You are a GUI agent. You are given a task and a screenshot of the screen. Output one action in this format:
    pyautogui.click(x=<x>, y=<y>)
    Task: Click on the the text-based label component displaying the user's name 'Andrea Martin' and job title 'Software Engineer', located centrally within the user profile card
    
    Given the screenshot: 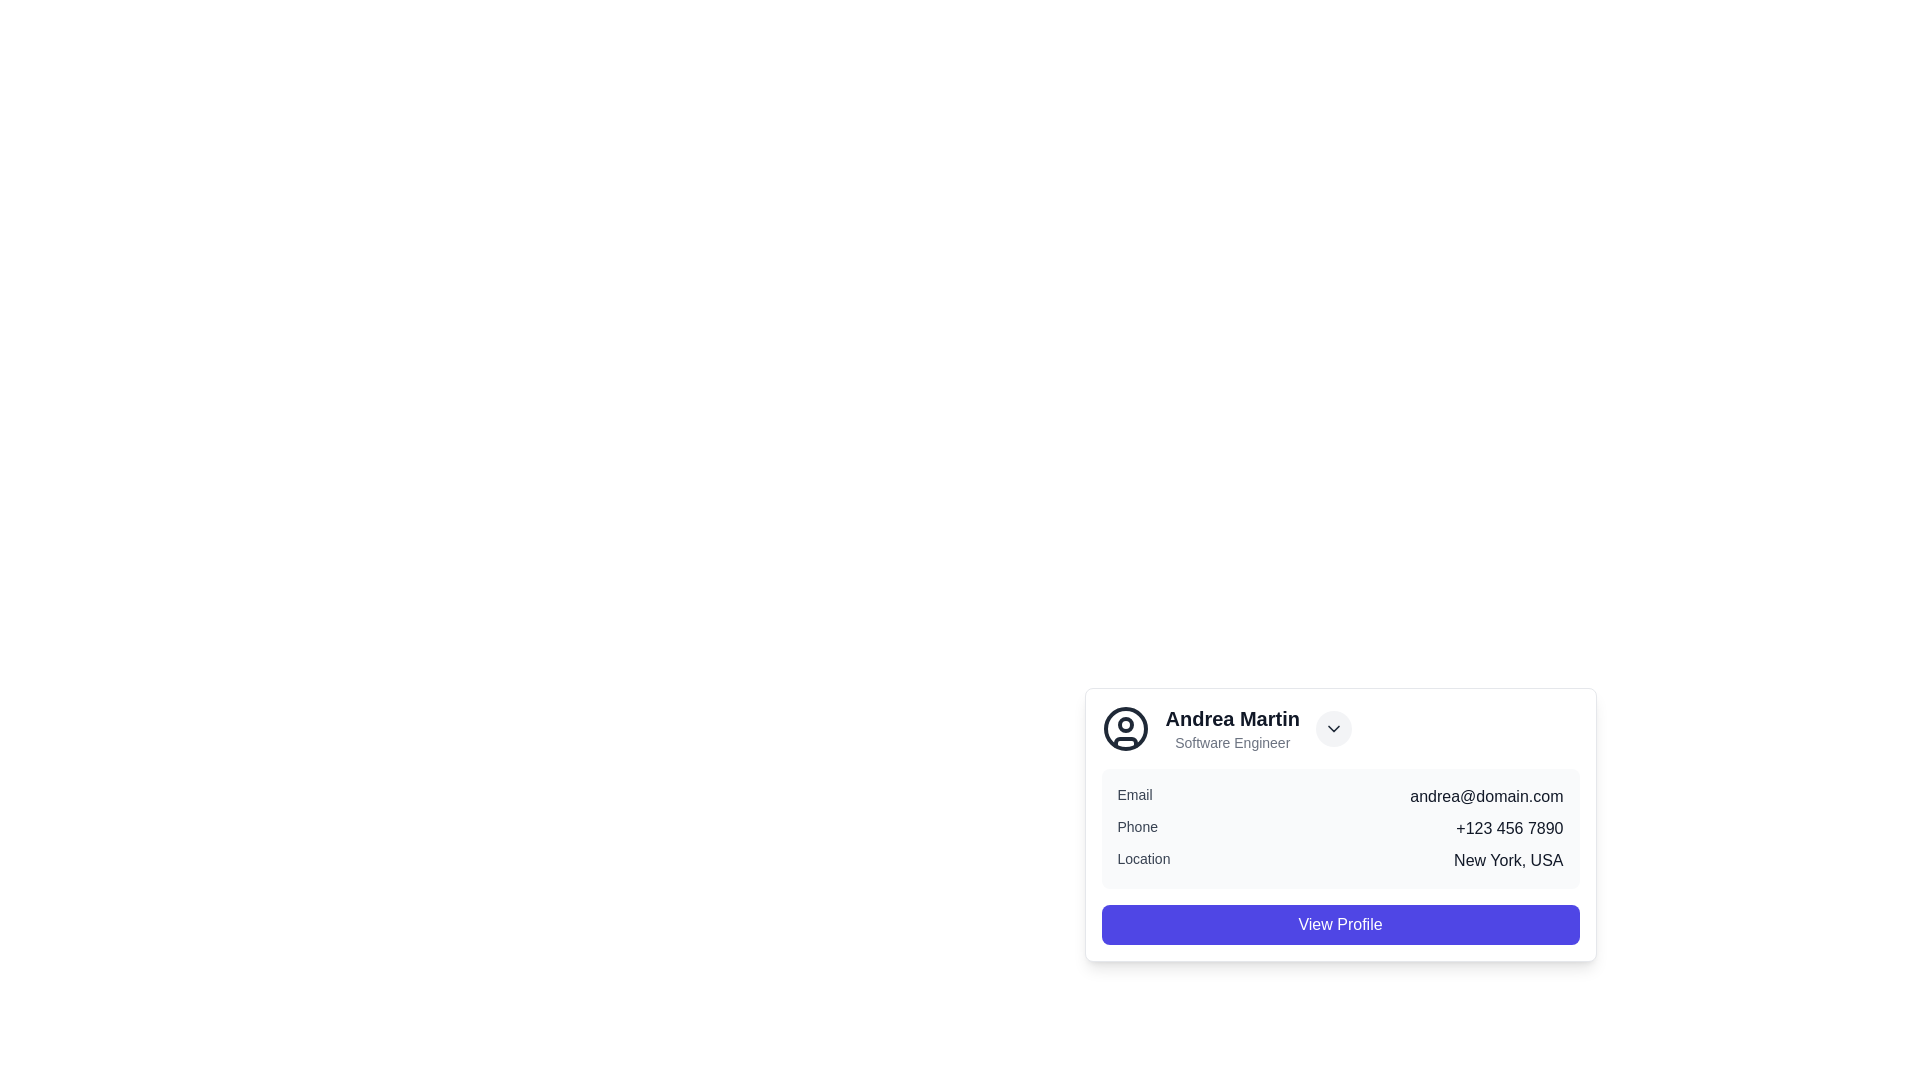 What is the action you would take?
    pyautogui.click(x=1231, y=729)
    